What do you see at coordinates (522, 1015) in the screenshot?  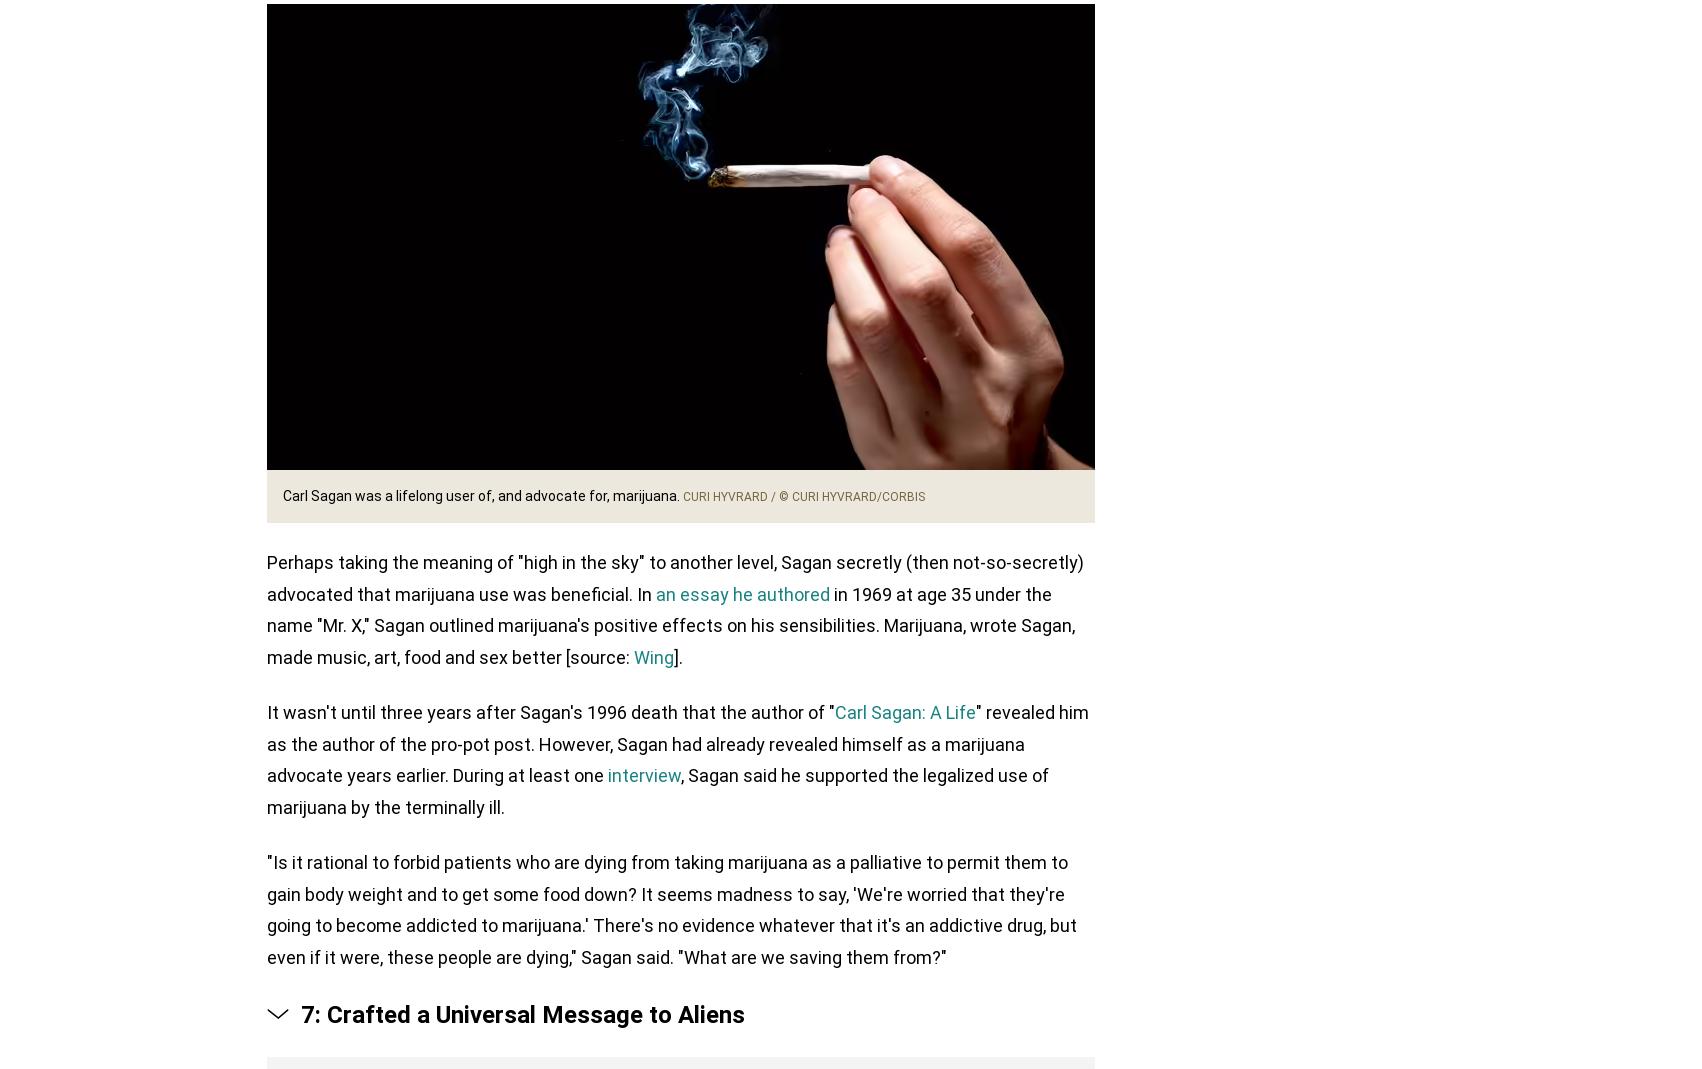 I see `'7: Crafted a Universal Message to Aliens'` at bounding box center [522, 1015].